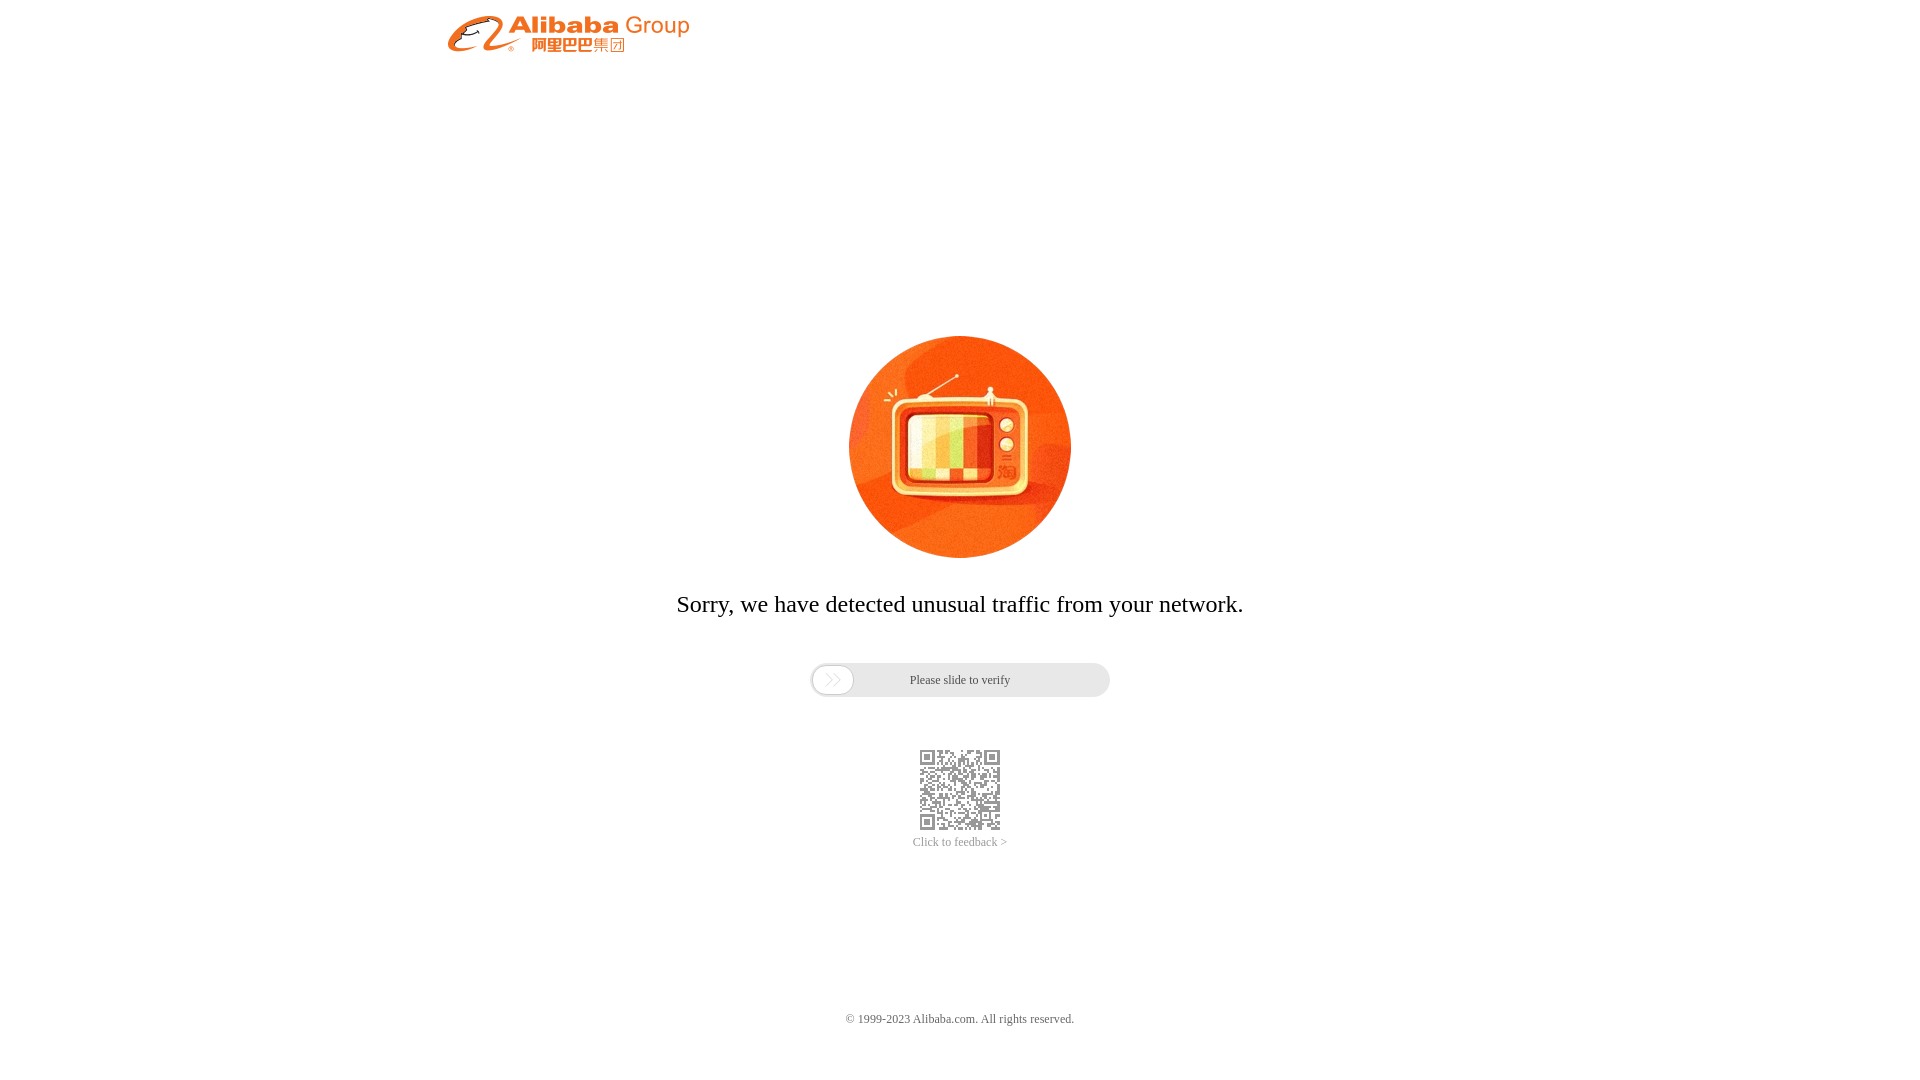 This screenshot has width=1920, height=1080. Describe the element at coordinates (960, 842) in the screenshot. I see `'Click to feedback >'` at that location.